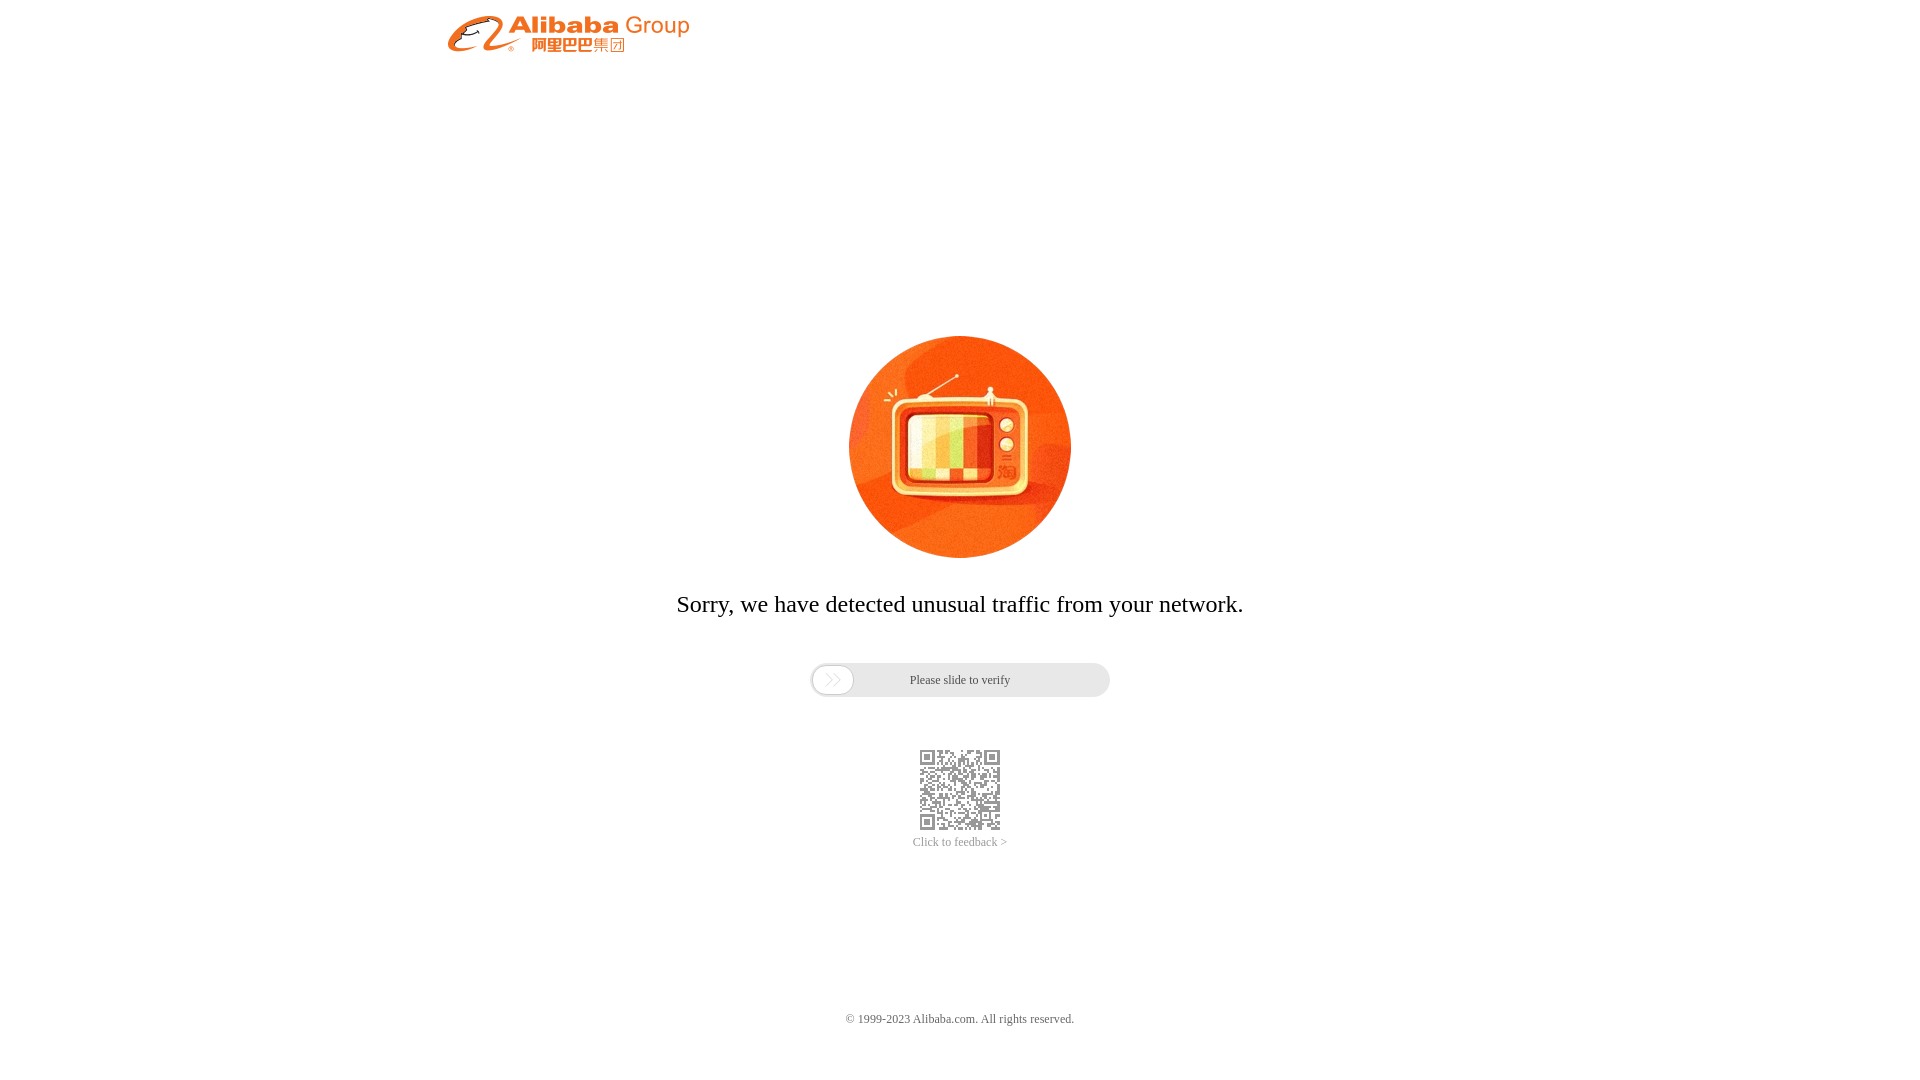 This screenshot has width=1920, height=1080. Describe the element at coordinates (960, 842) in the screenshot. I see `'Click to feedback >'` at that location.